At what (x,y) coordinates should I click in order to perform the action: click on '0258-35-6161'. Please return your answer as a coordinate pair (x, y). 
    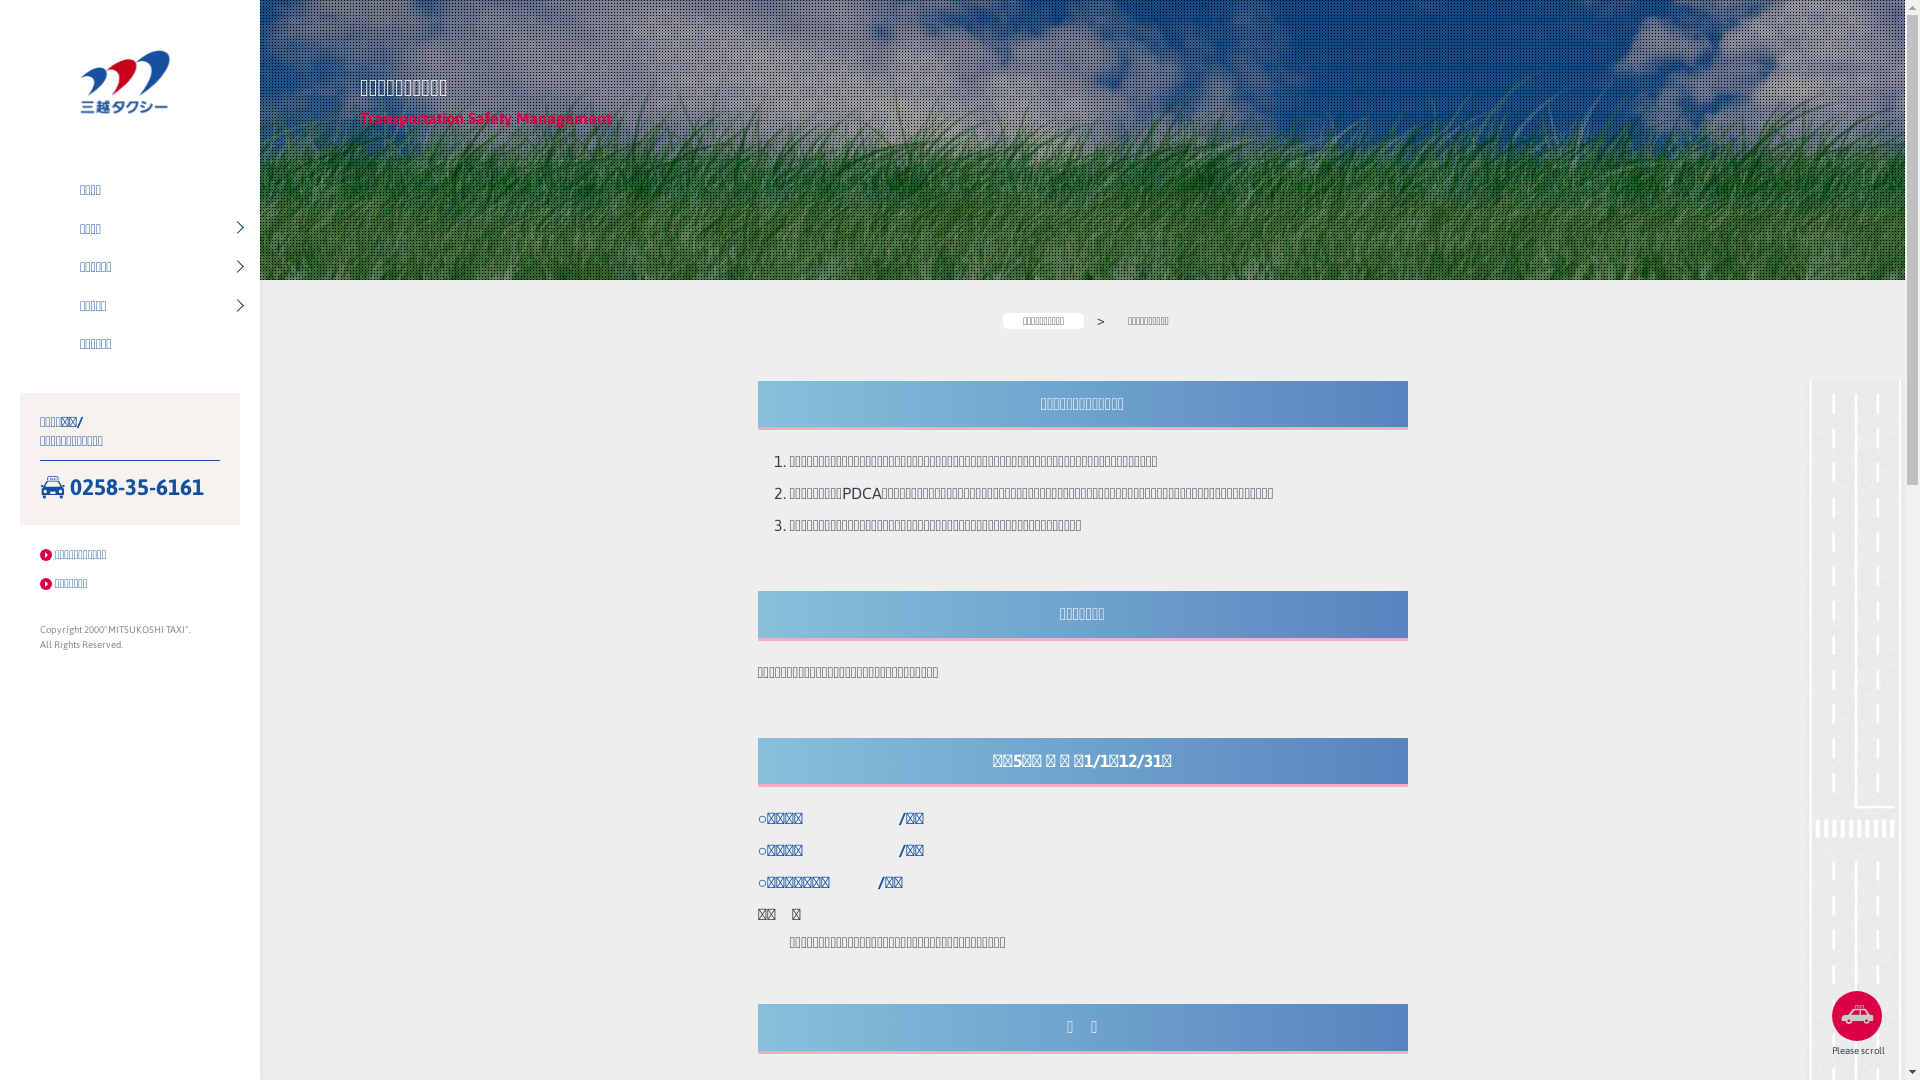
    Looking at the image, I should click on (128, 488).